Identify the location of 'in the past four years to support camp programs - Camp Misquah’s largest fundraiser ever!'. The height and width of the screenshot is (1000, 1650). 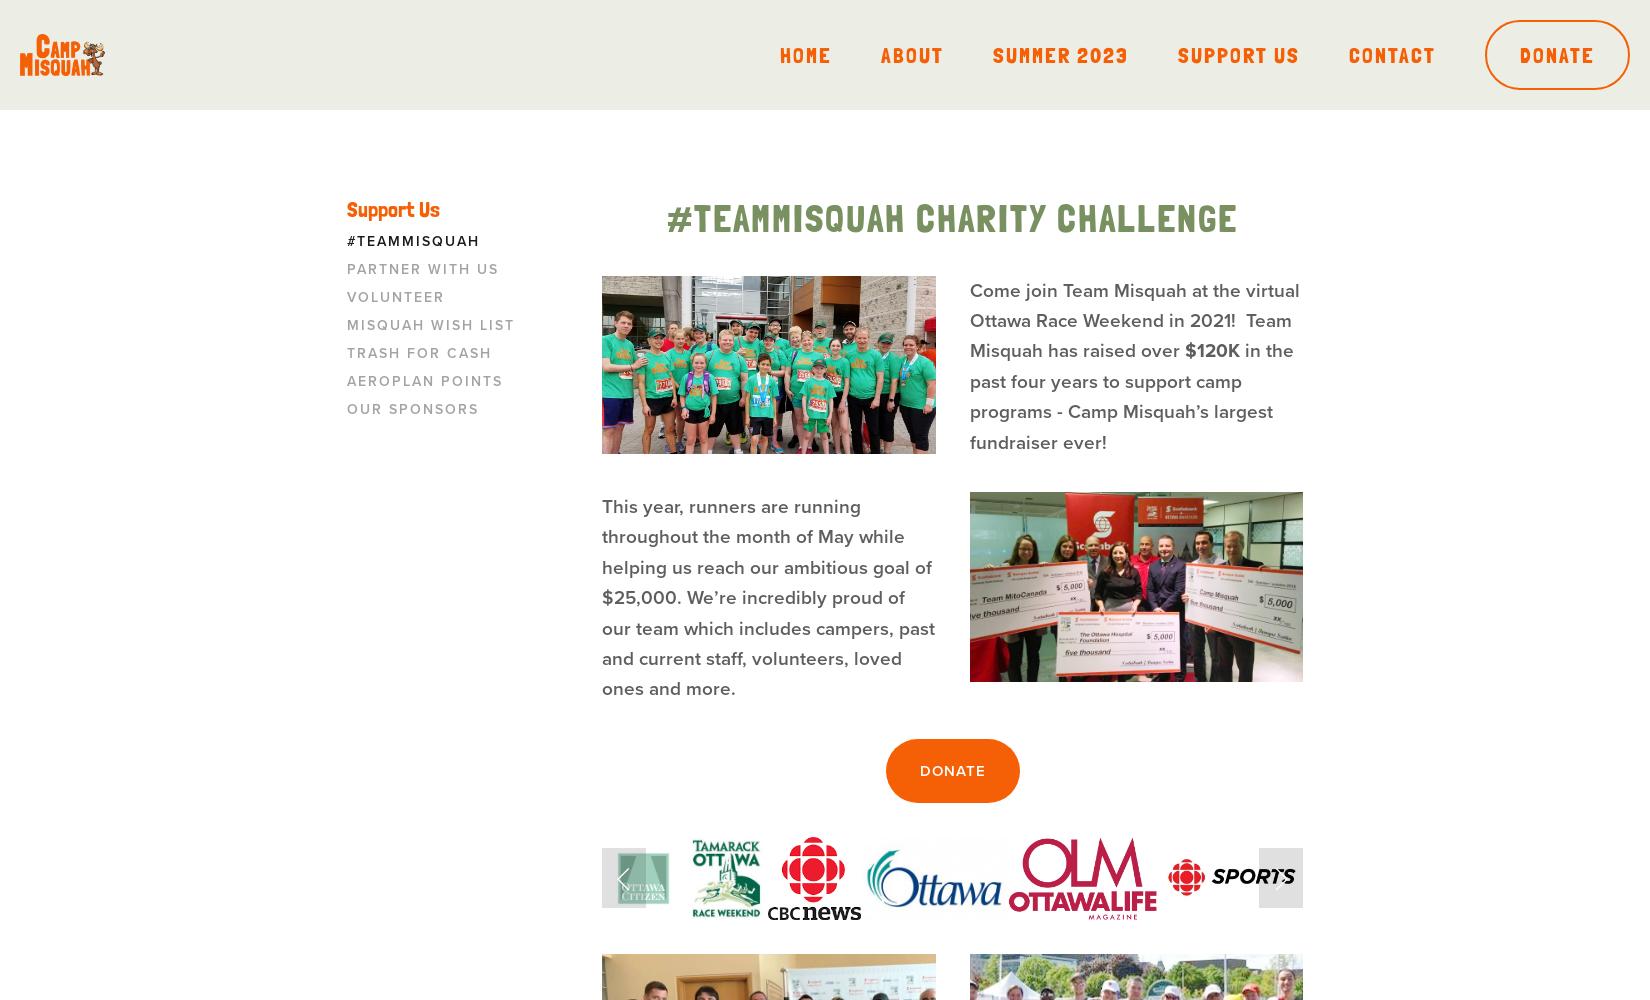
(1133, 396).